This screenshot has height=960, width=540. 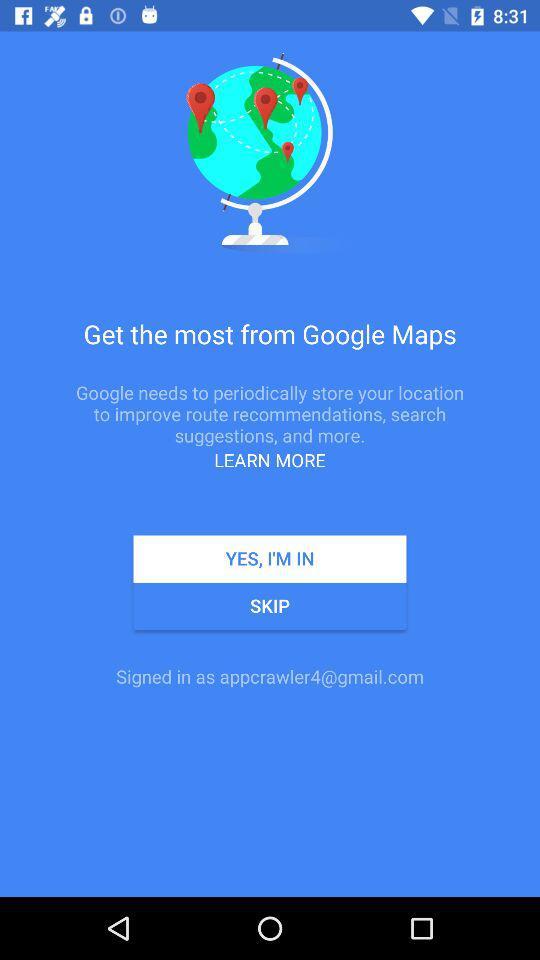 What do you see at coordinates (270, 460) in the screenshot?
I see `icon above yes i m item` at bounding box center [270, 460].